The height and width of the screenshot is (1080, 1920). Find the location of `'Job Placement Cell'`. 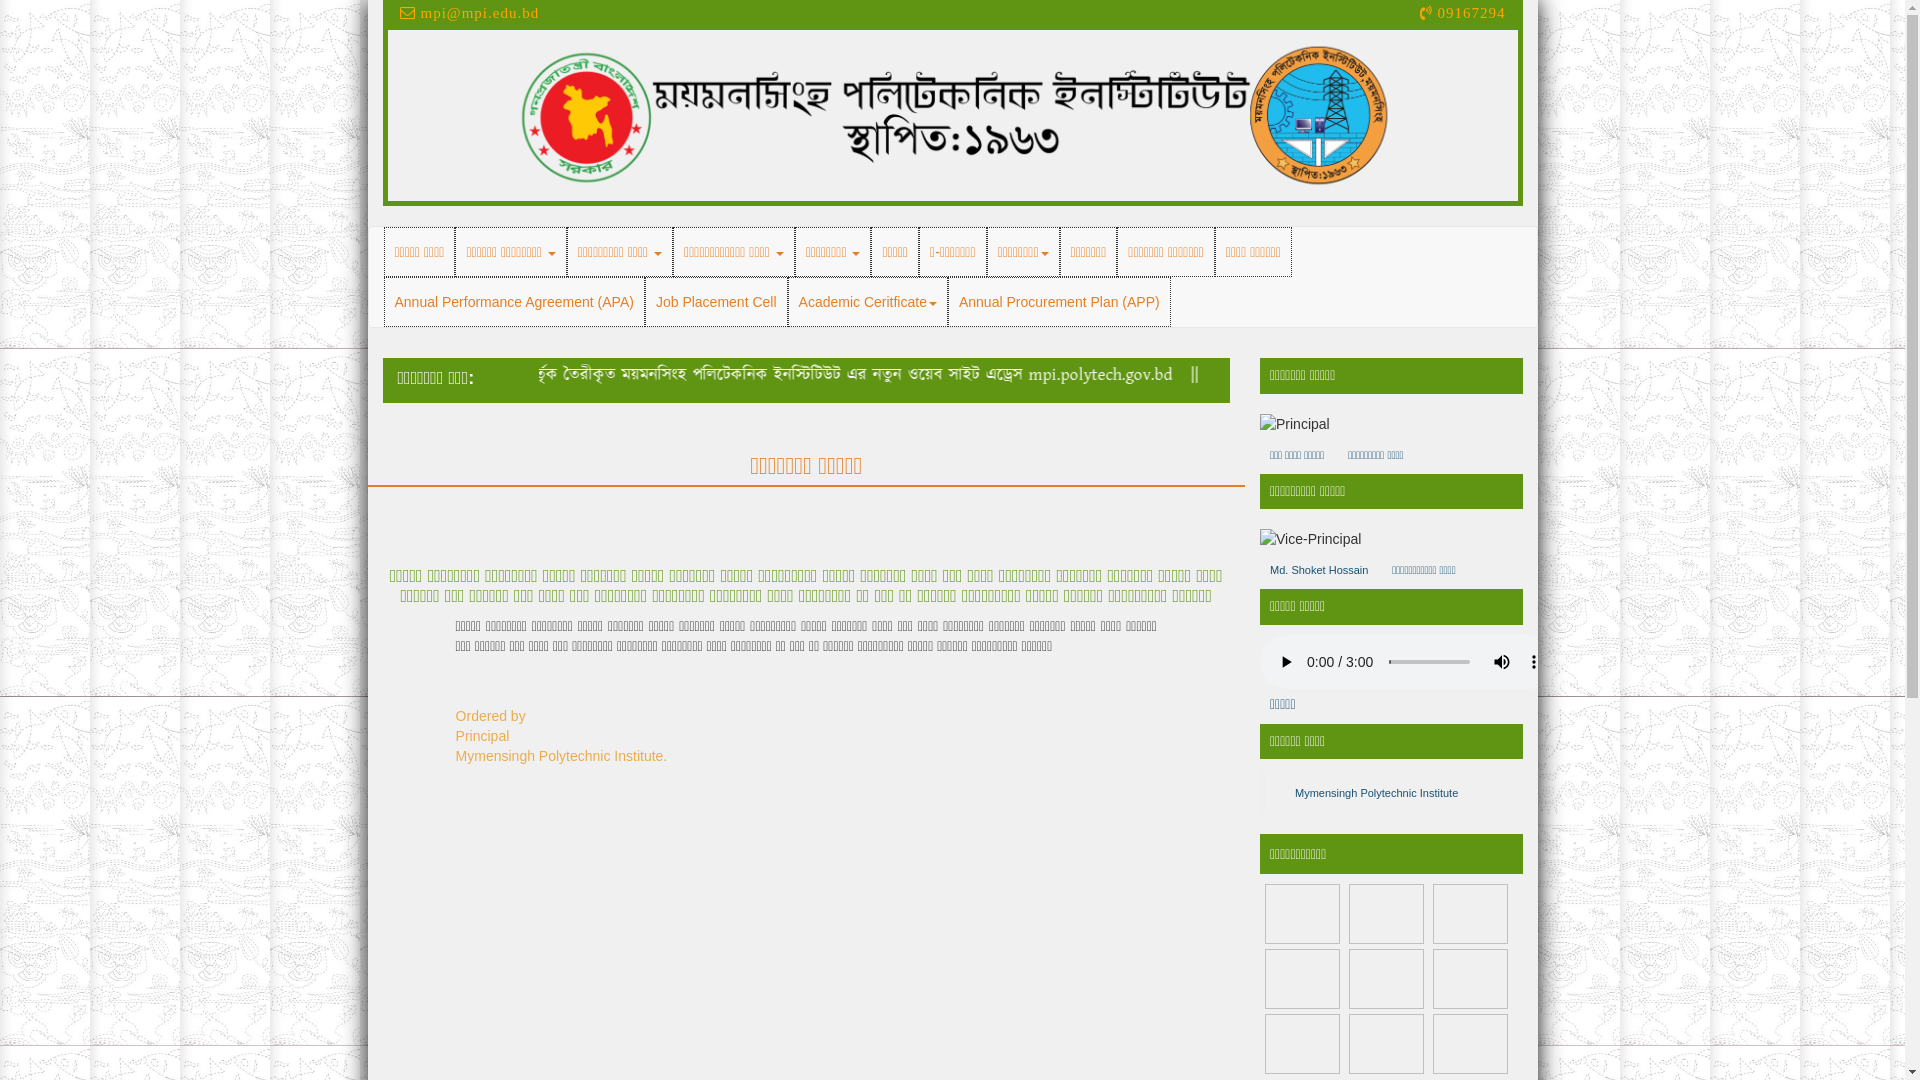

'Job Placement Cell' is located at coordinates (716, 301).